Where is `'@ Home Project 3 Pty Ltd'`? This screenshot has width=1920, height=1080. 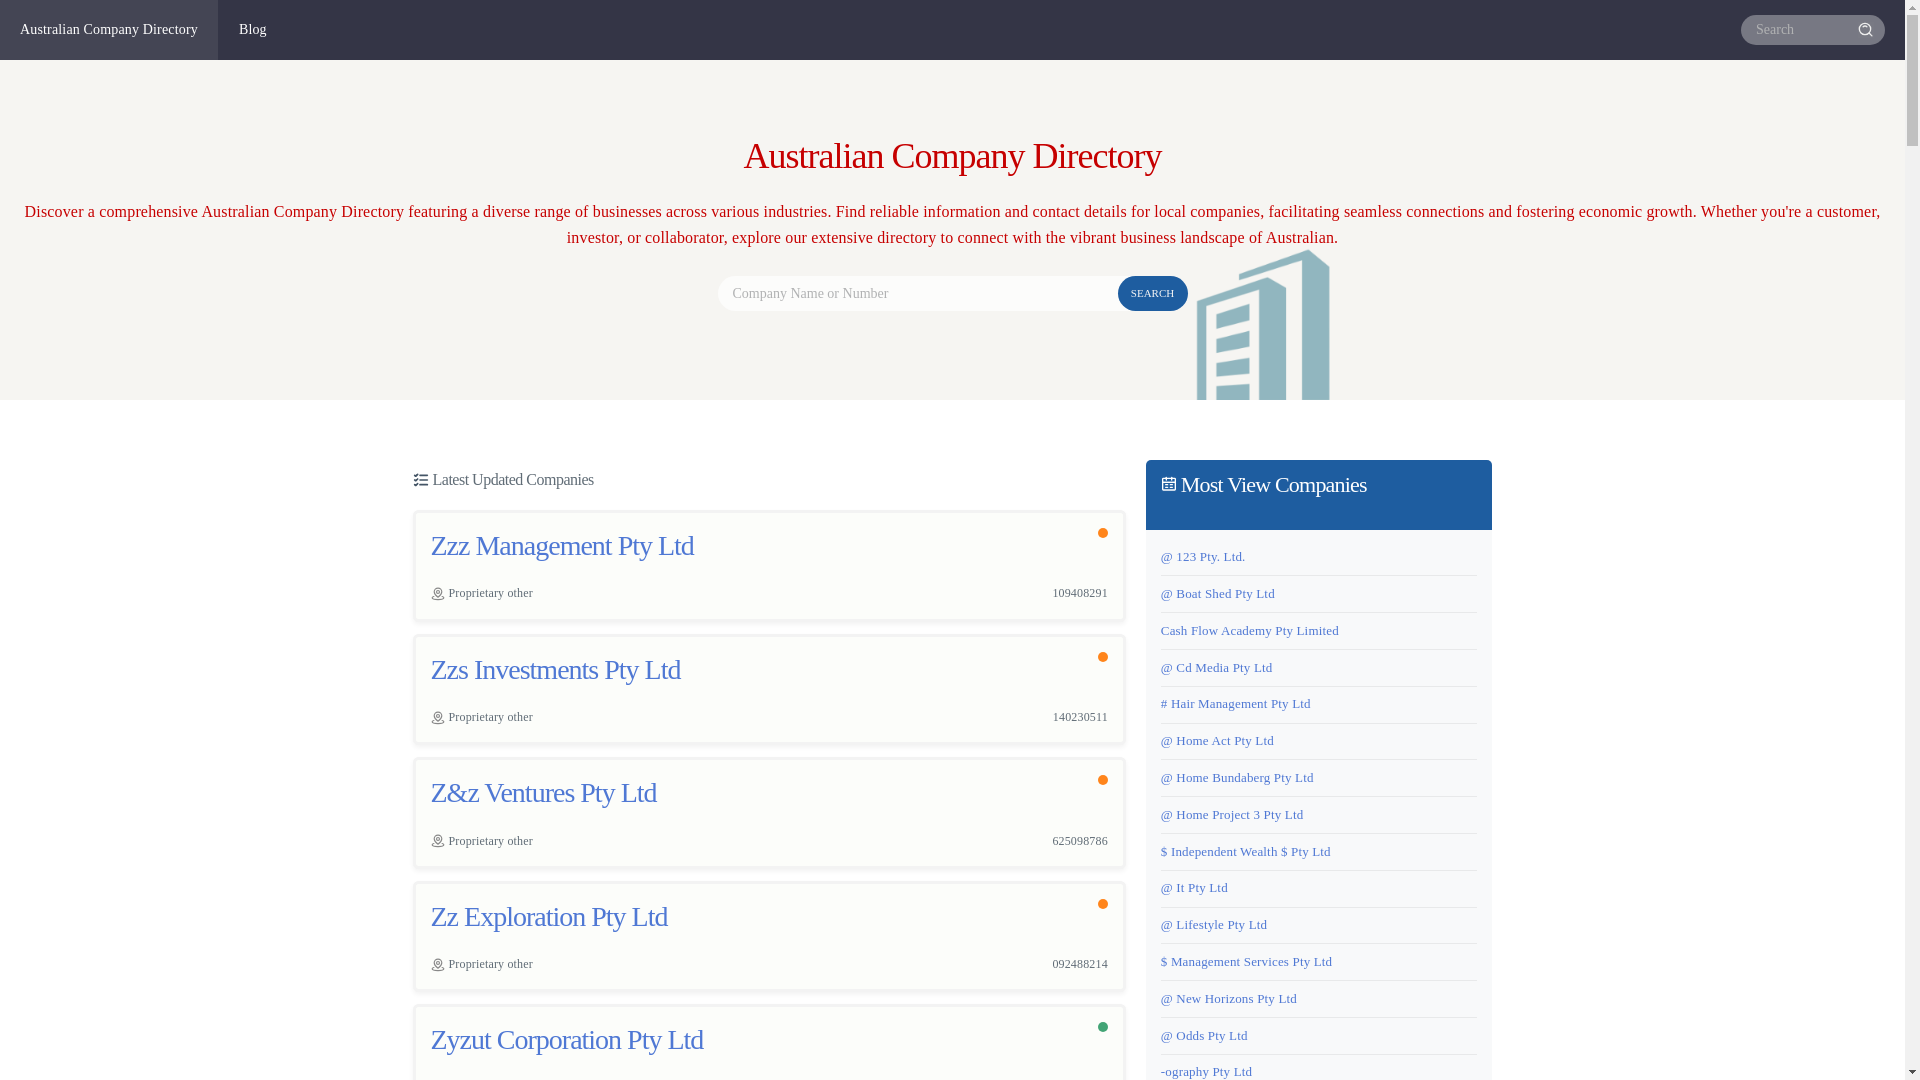 '@ Home Project 3 Pty Ltd' is located at coordinates (1231, 814).